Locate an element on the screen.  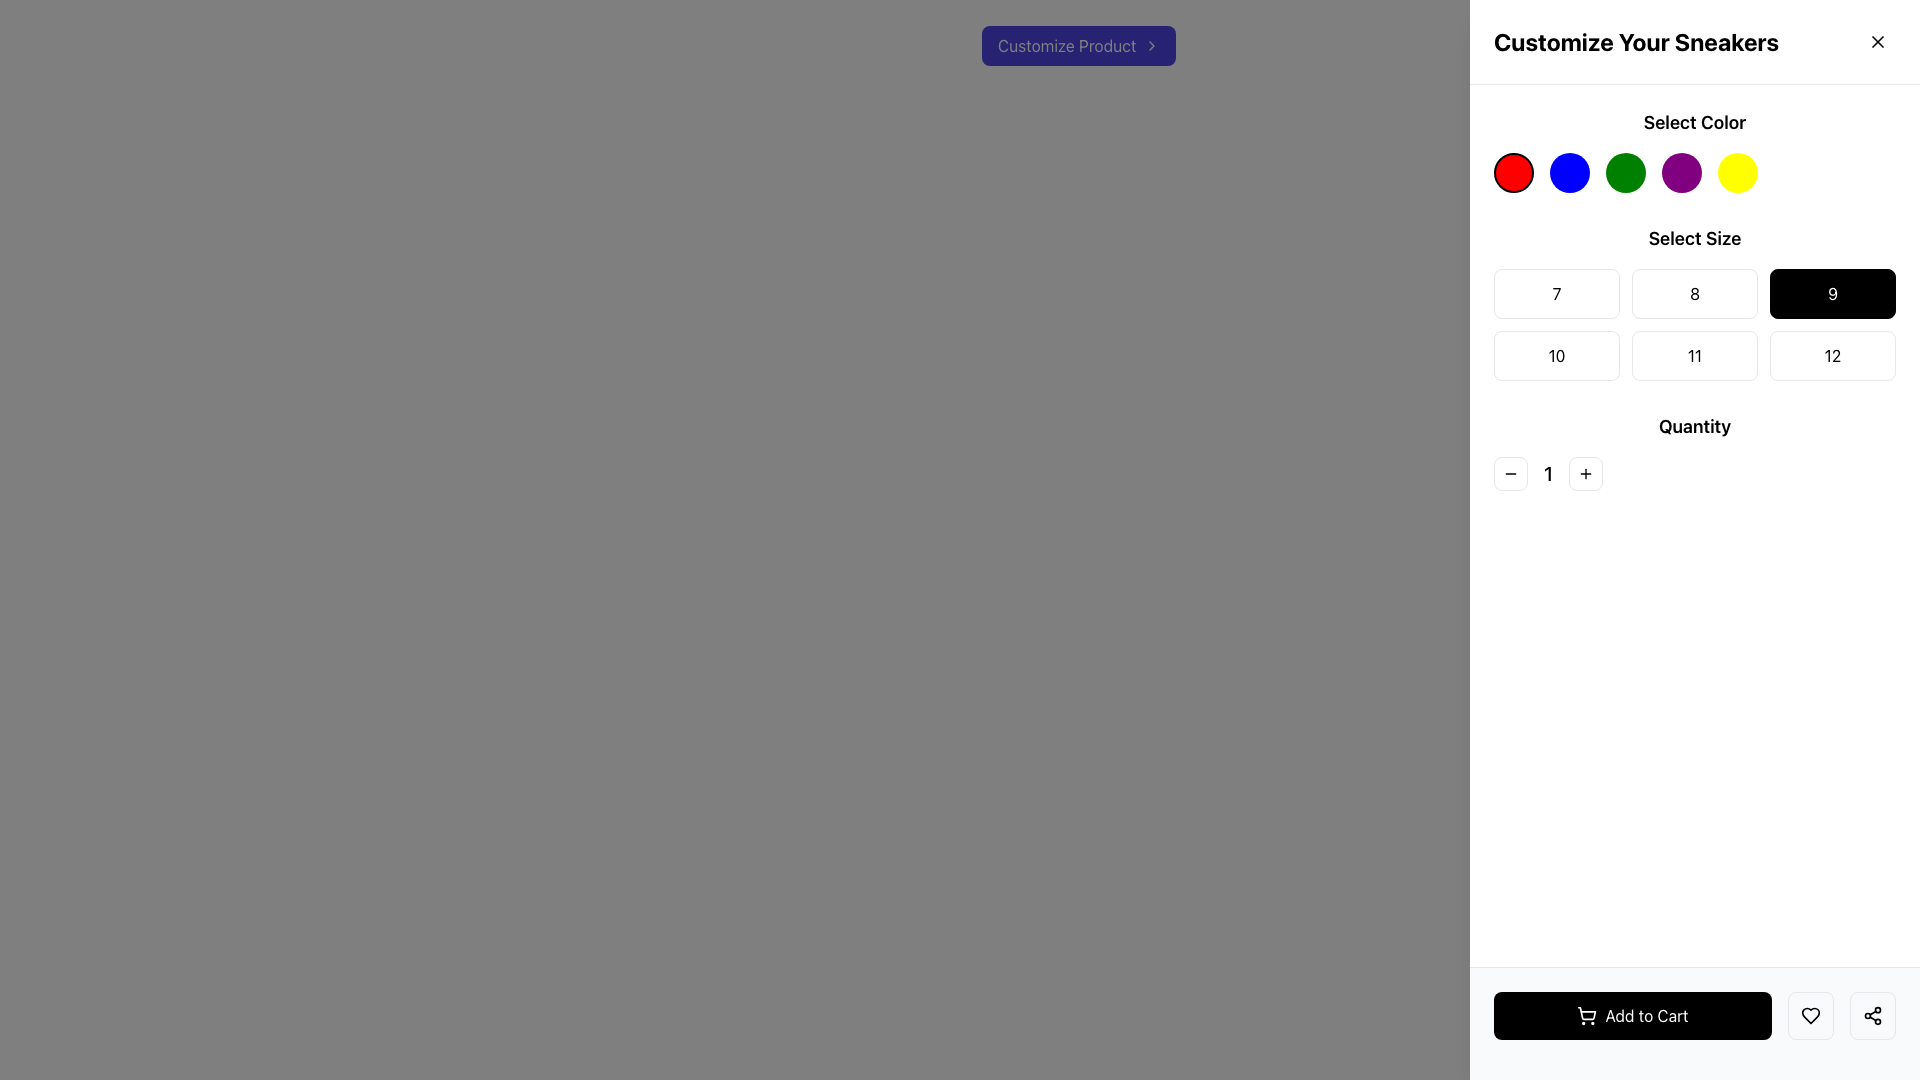
the 'Select Size' text label, which is bold and positioned in the upper-right panel below 'Select Color' is located at coordinates (1693, 238).